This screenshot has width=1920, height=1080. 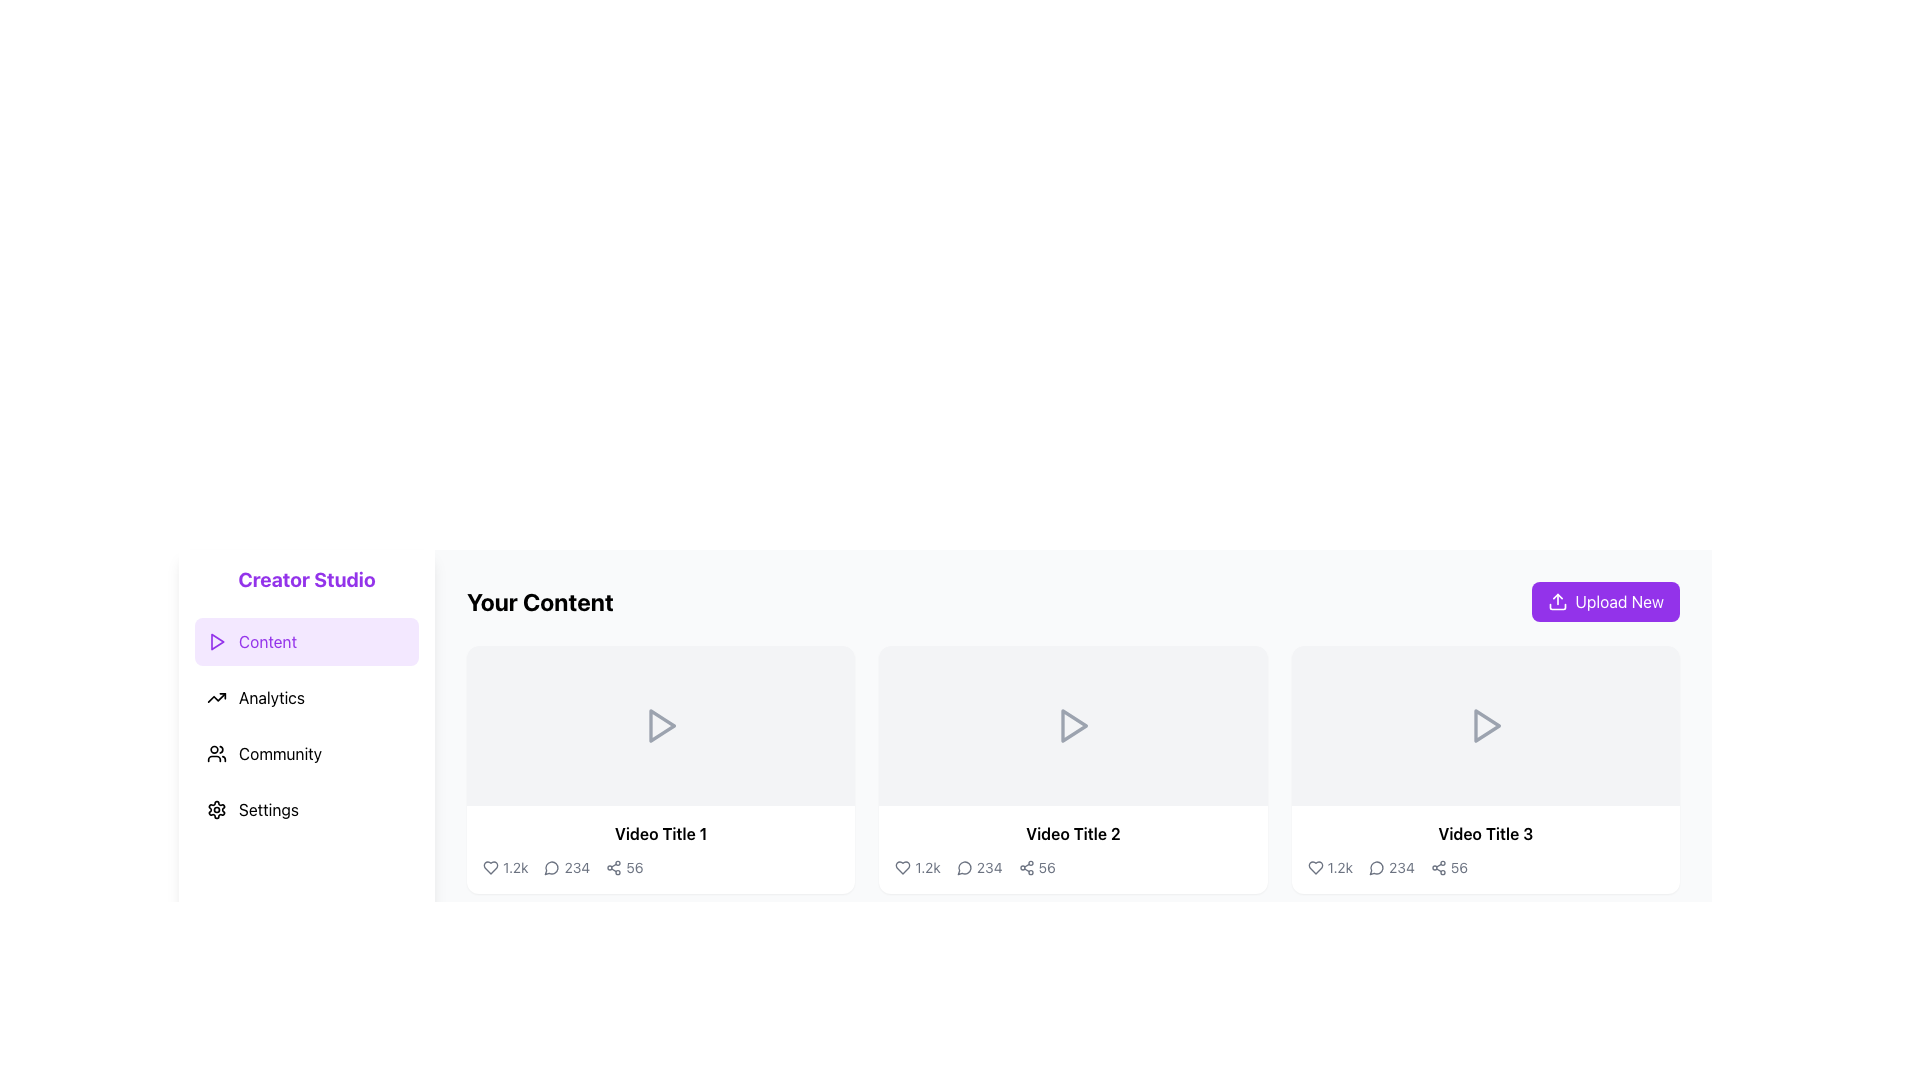 I want to click on keyboard navigation, so click(x=1072, y=849).